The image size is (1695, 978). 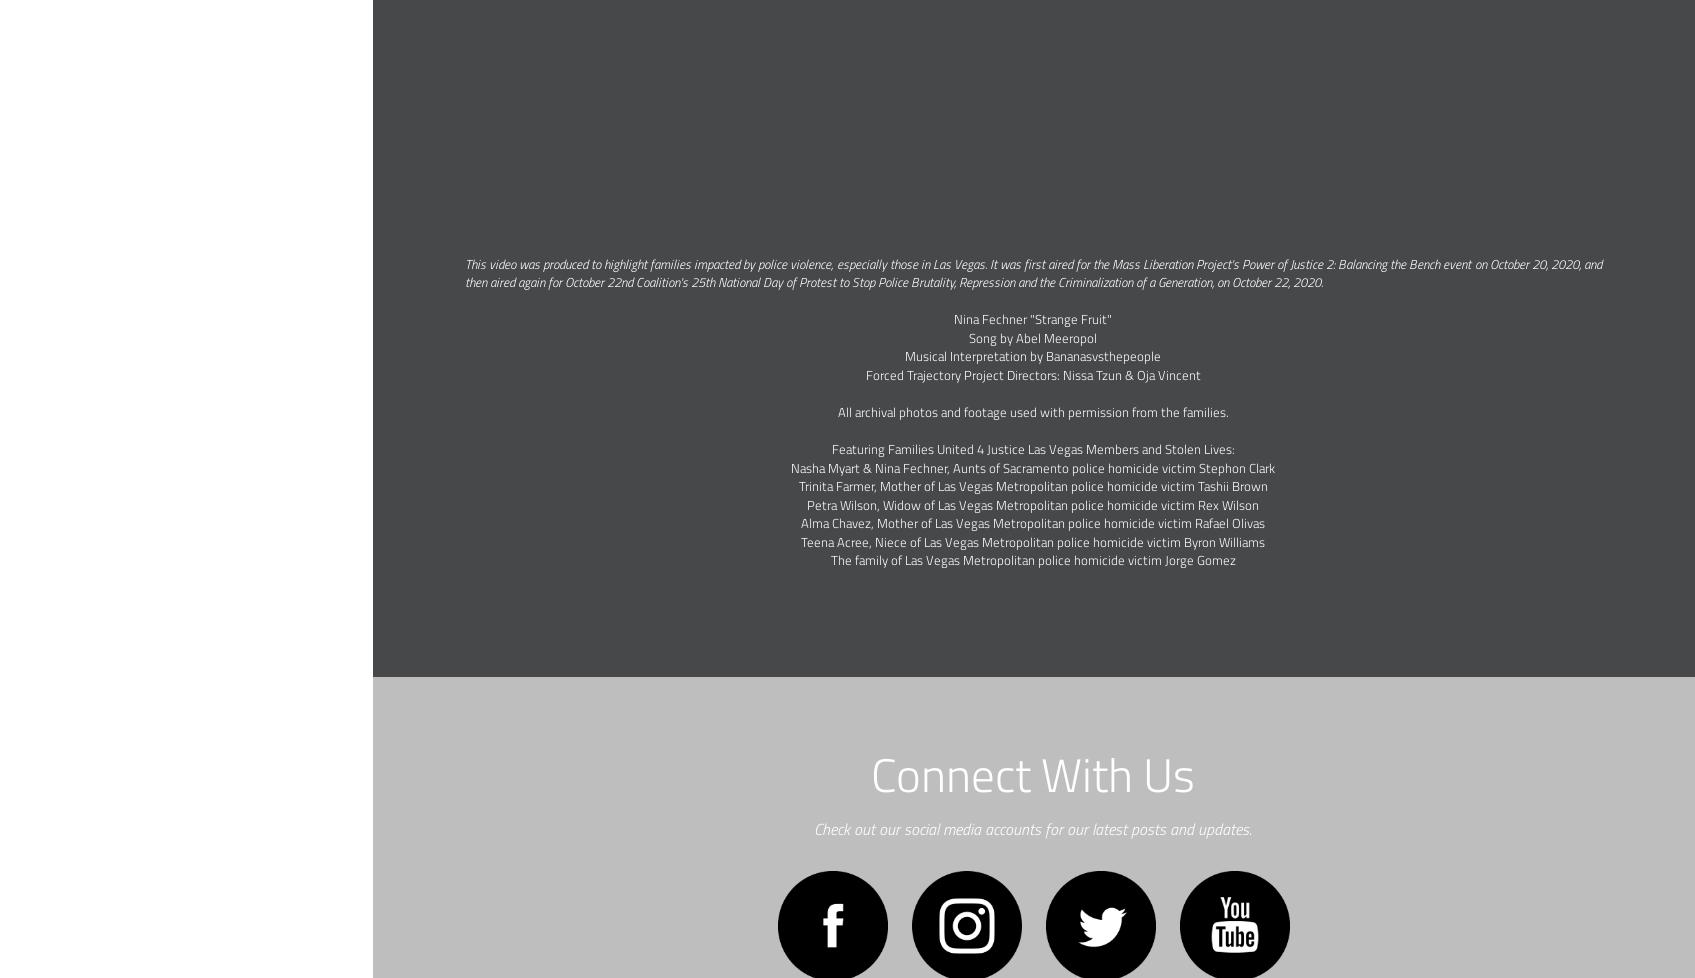 I want to click on 'Connect With Us', so click(x=1031, y=773).